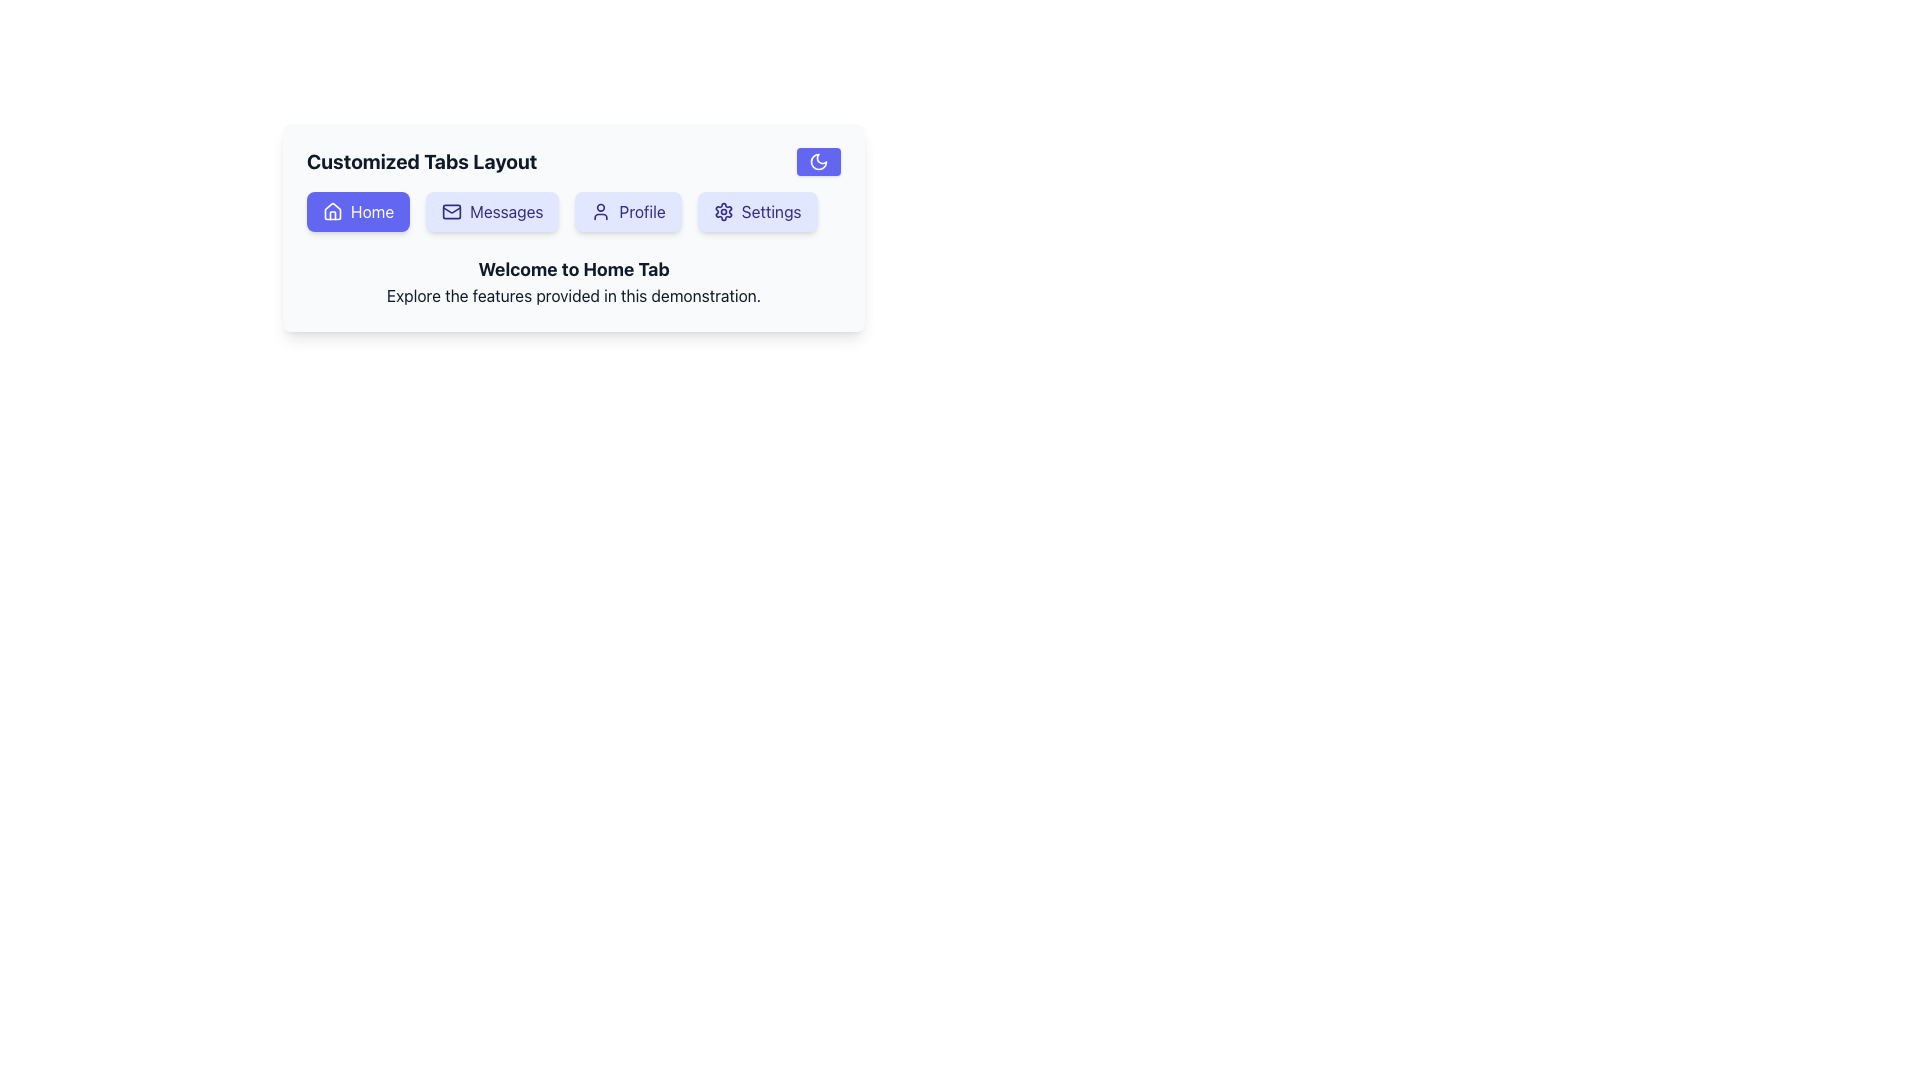 This screenshot has height=1080, width=1920. I want to click on the fourth button in the navigation bar, which is located immediately to the right of the 'Profile' button, so click(756, 212).